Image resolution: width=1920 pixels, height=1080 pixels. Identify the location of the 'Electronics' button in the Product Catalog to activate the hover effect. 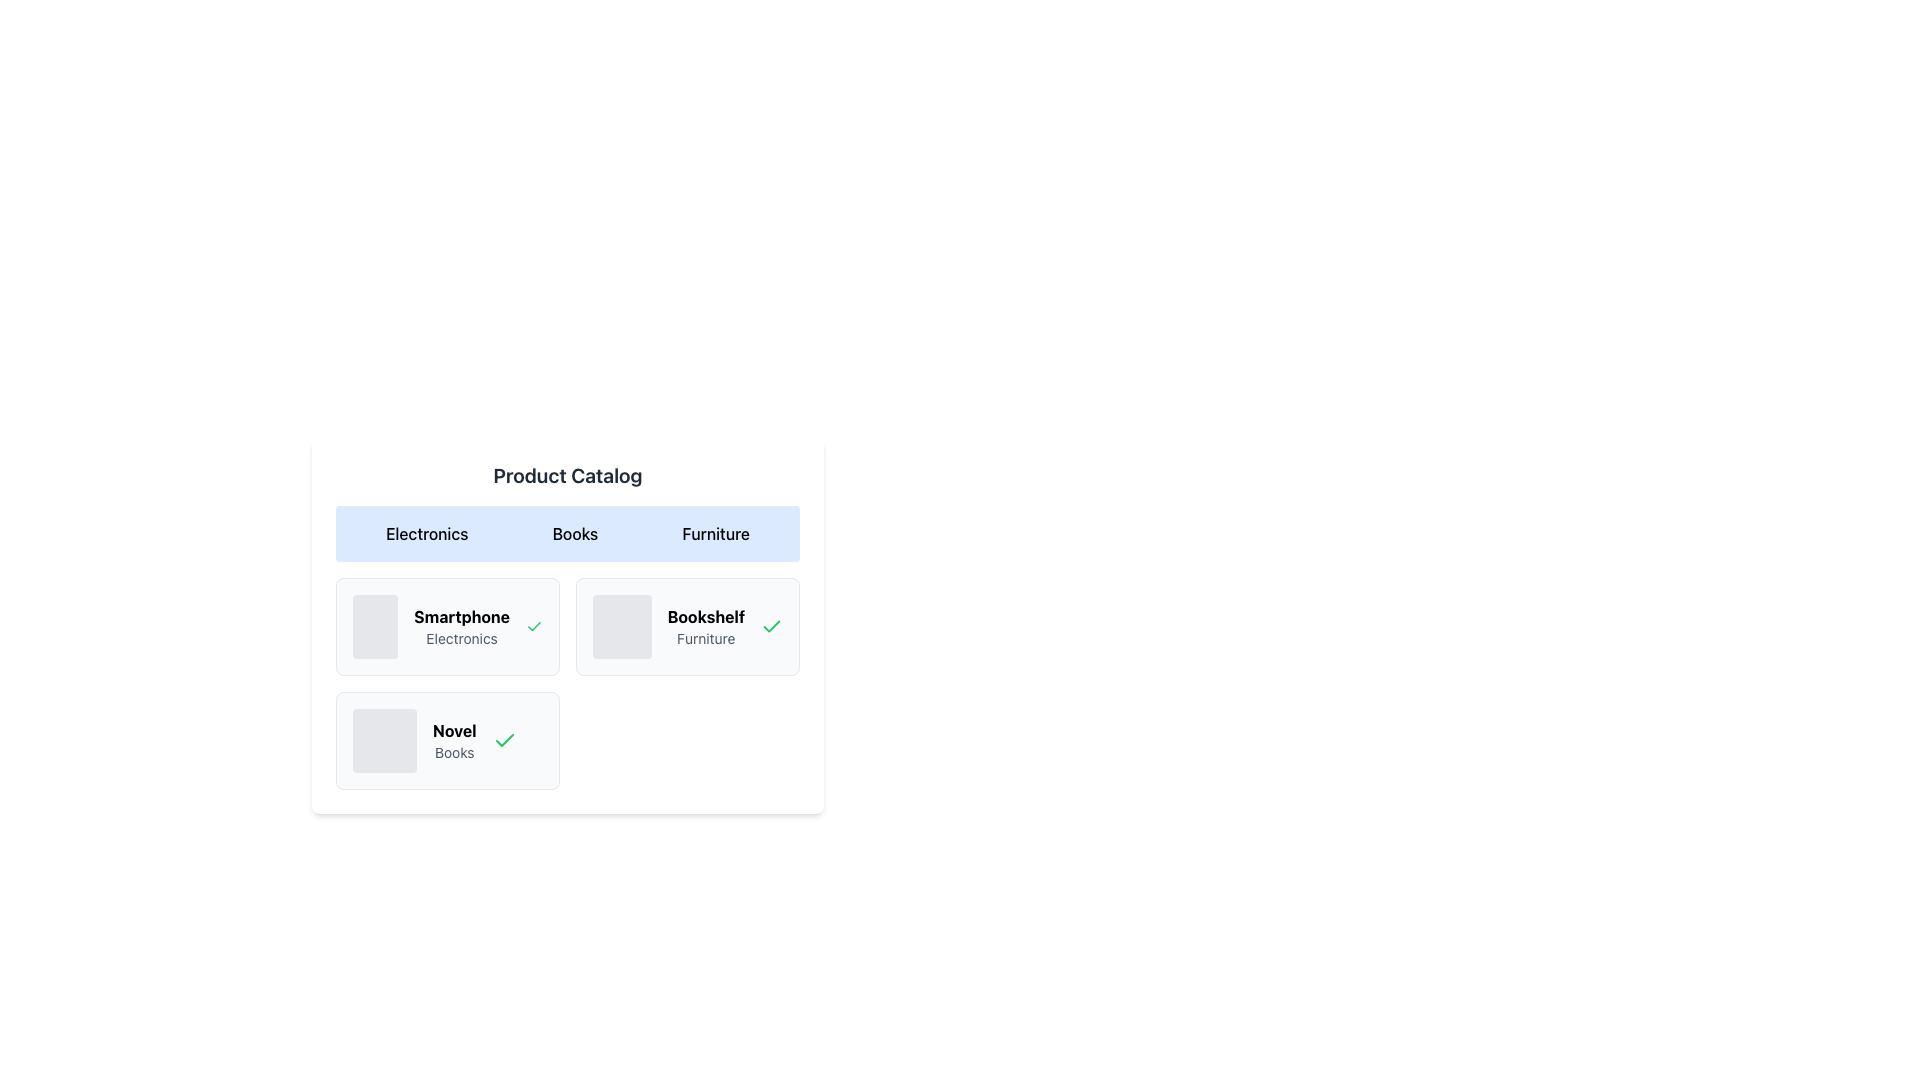
(426, 532).